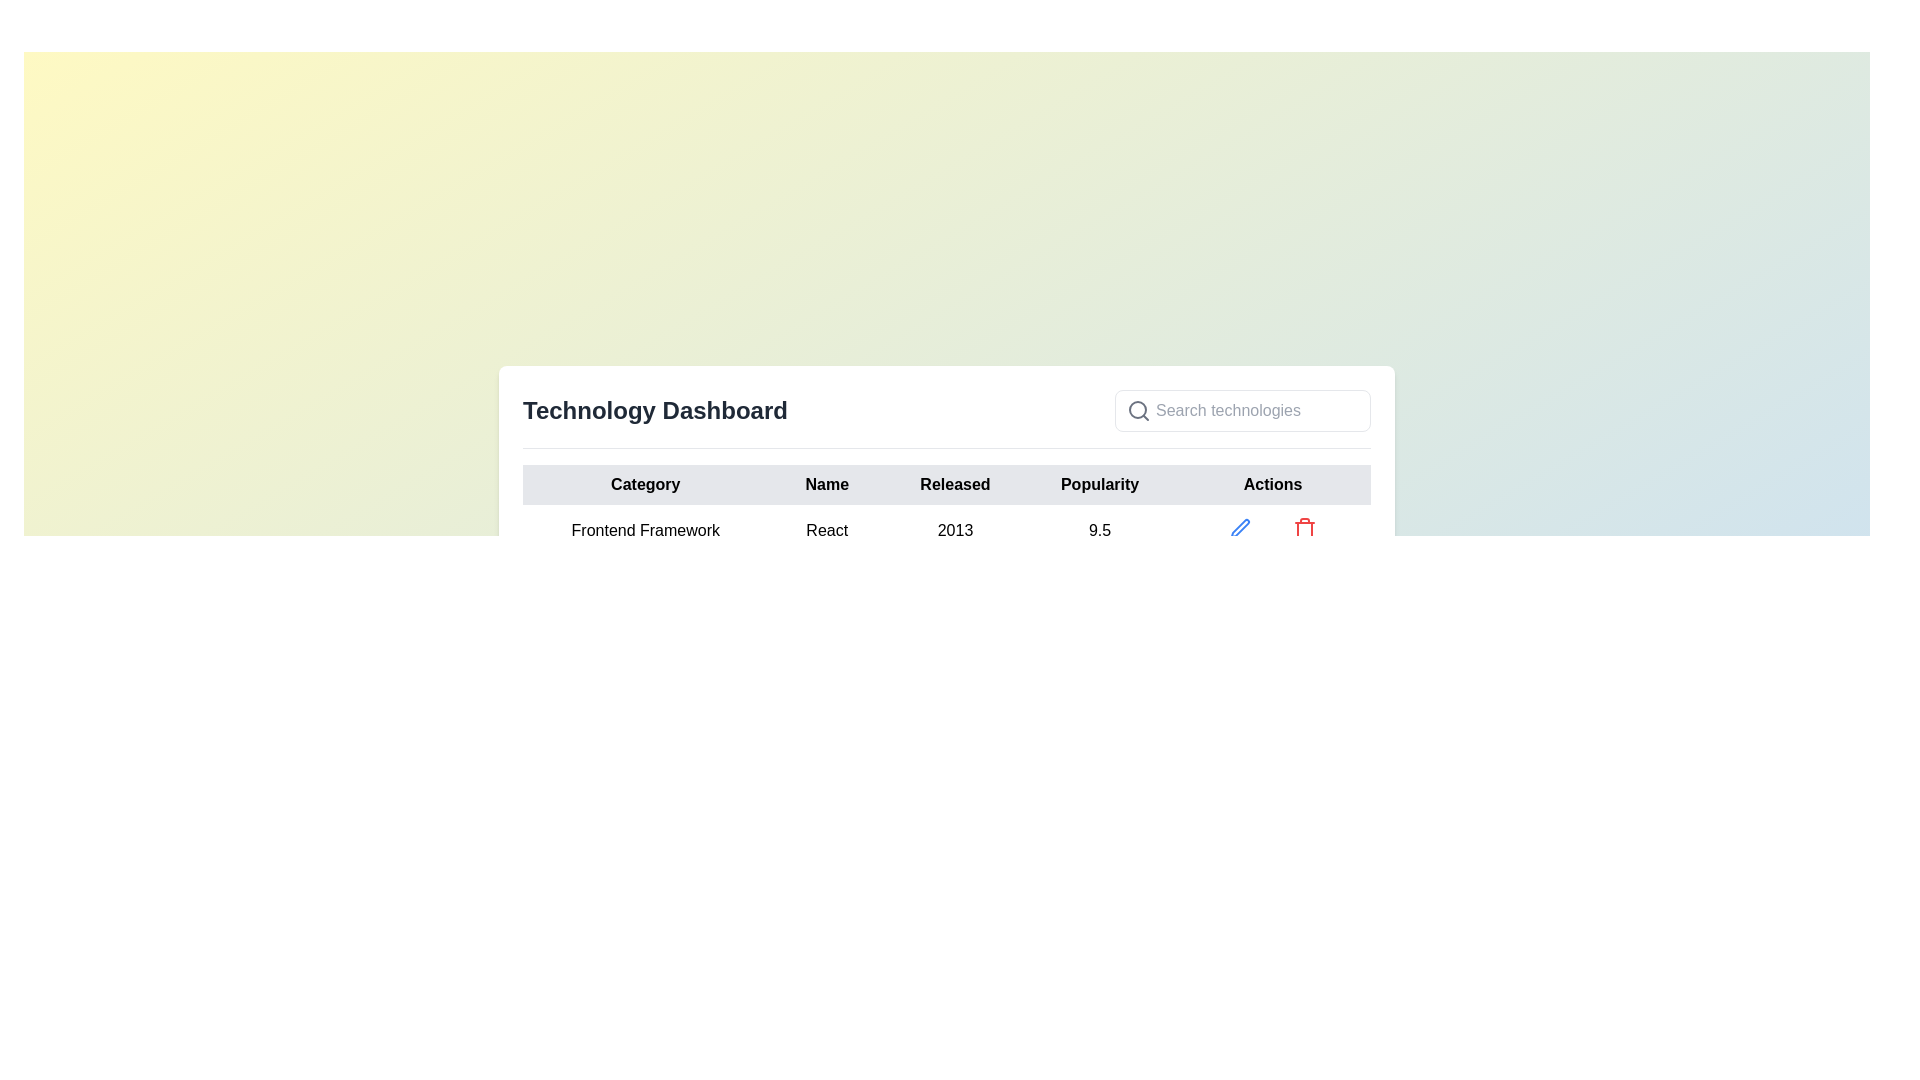 Image resolution: width=1920 pixels, height=1080 pixels. Describe the element at coordinates (1240, 527) in the screenshot. I see `the editing tool button located in the 'Actions' column of the first row in the table` at that location.